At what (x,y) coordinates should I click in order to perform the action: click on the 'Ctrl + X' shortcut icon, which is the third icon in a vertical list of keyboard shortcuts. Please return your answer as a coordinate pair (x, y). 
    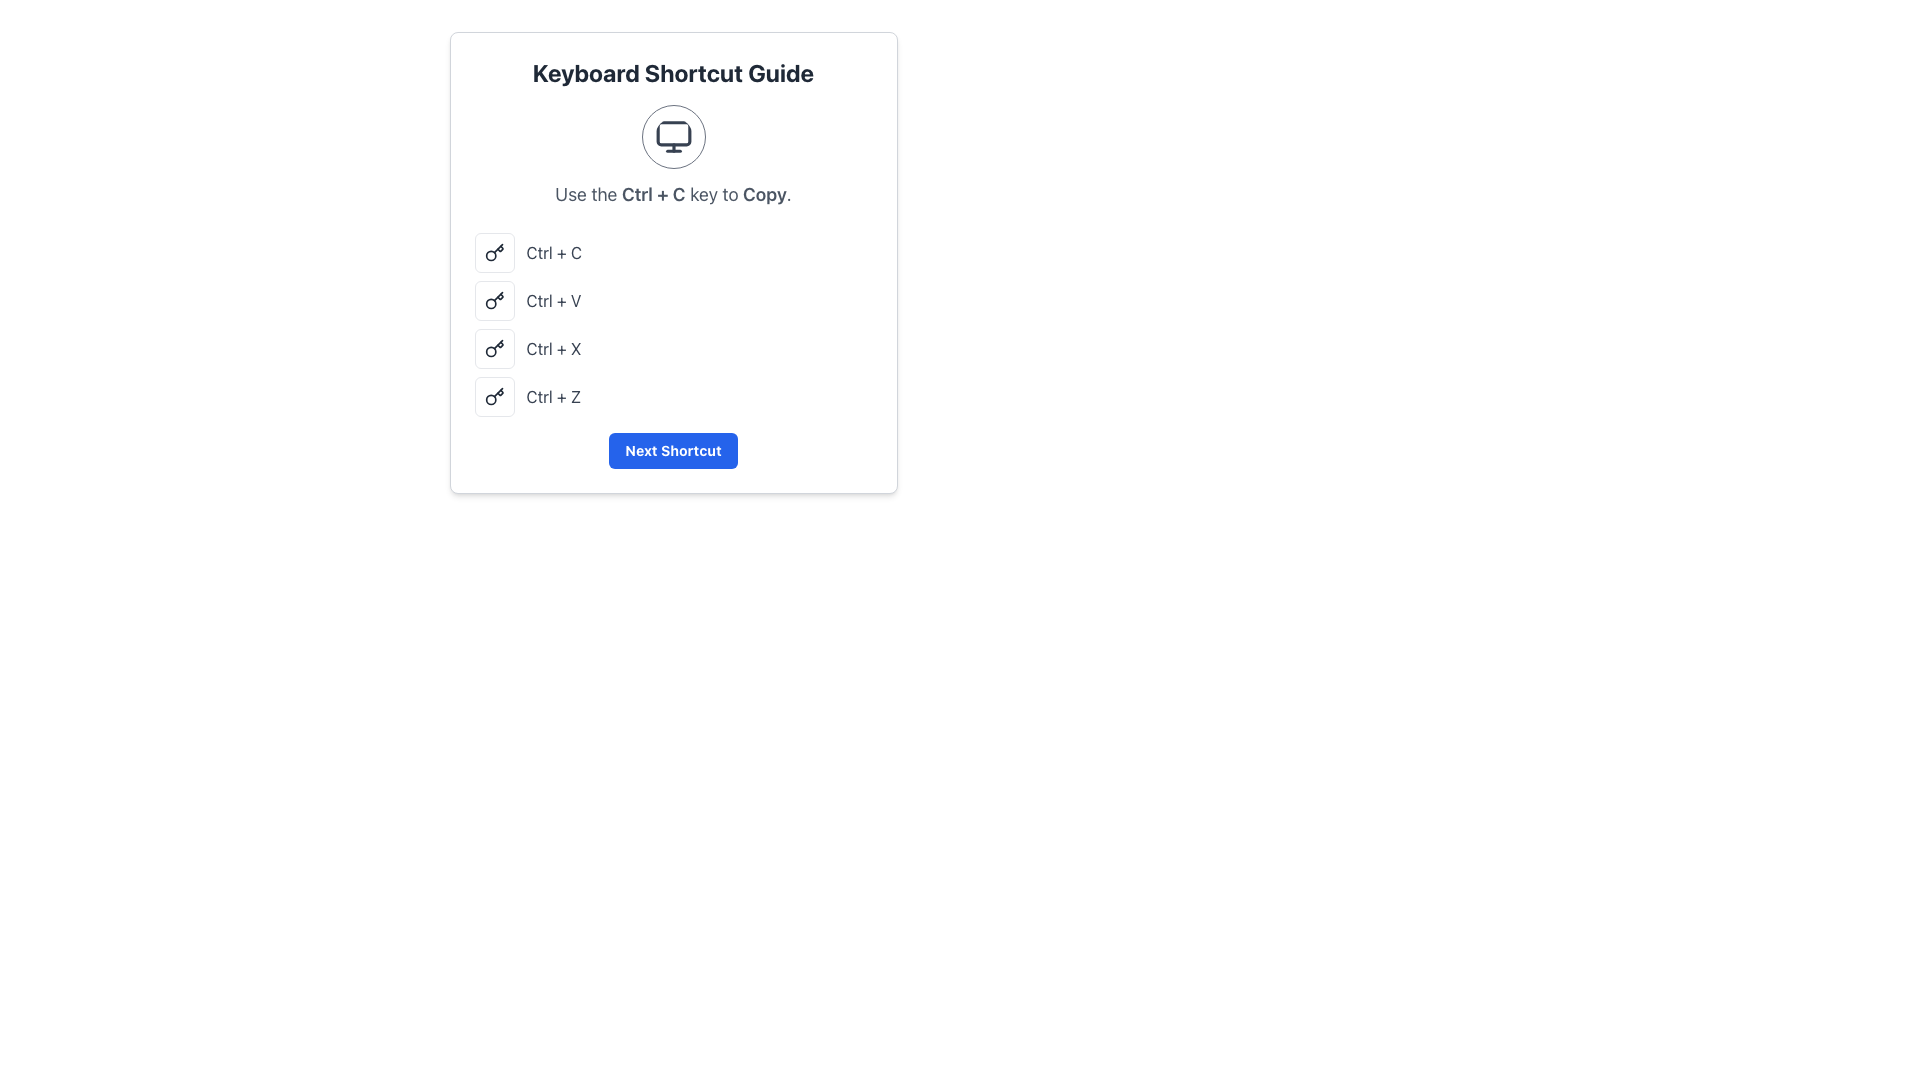
    Looking at the image, I should click on (494, 347).